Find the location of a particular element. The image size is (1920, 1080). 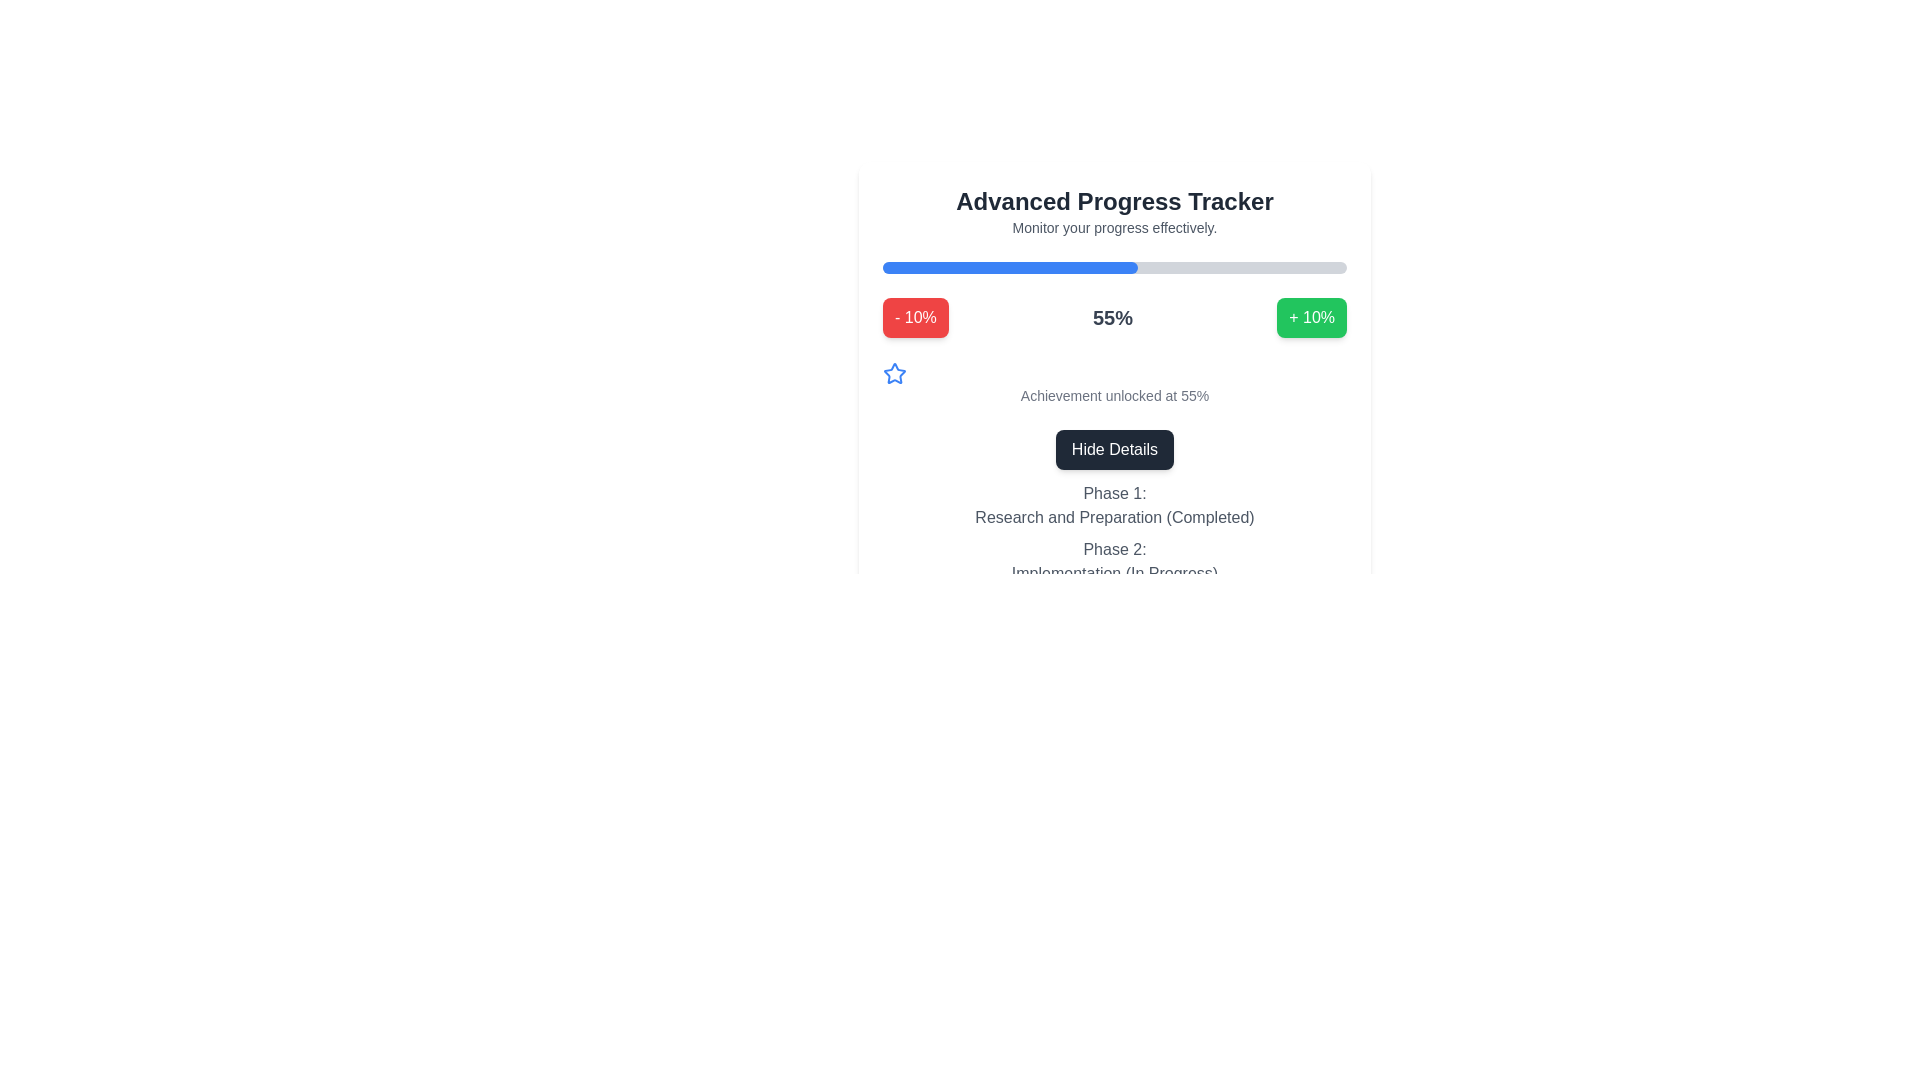

the horizontal progress bar is located at coordinates (1113, 266).